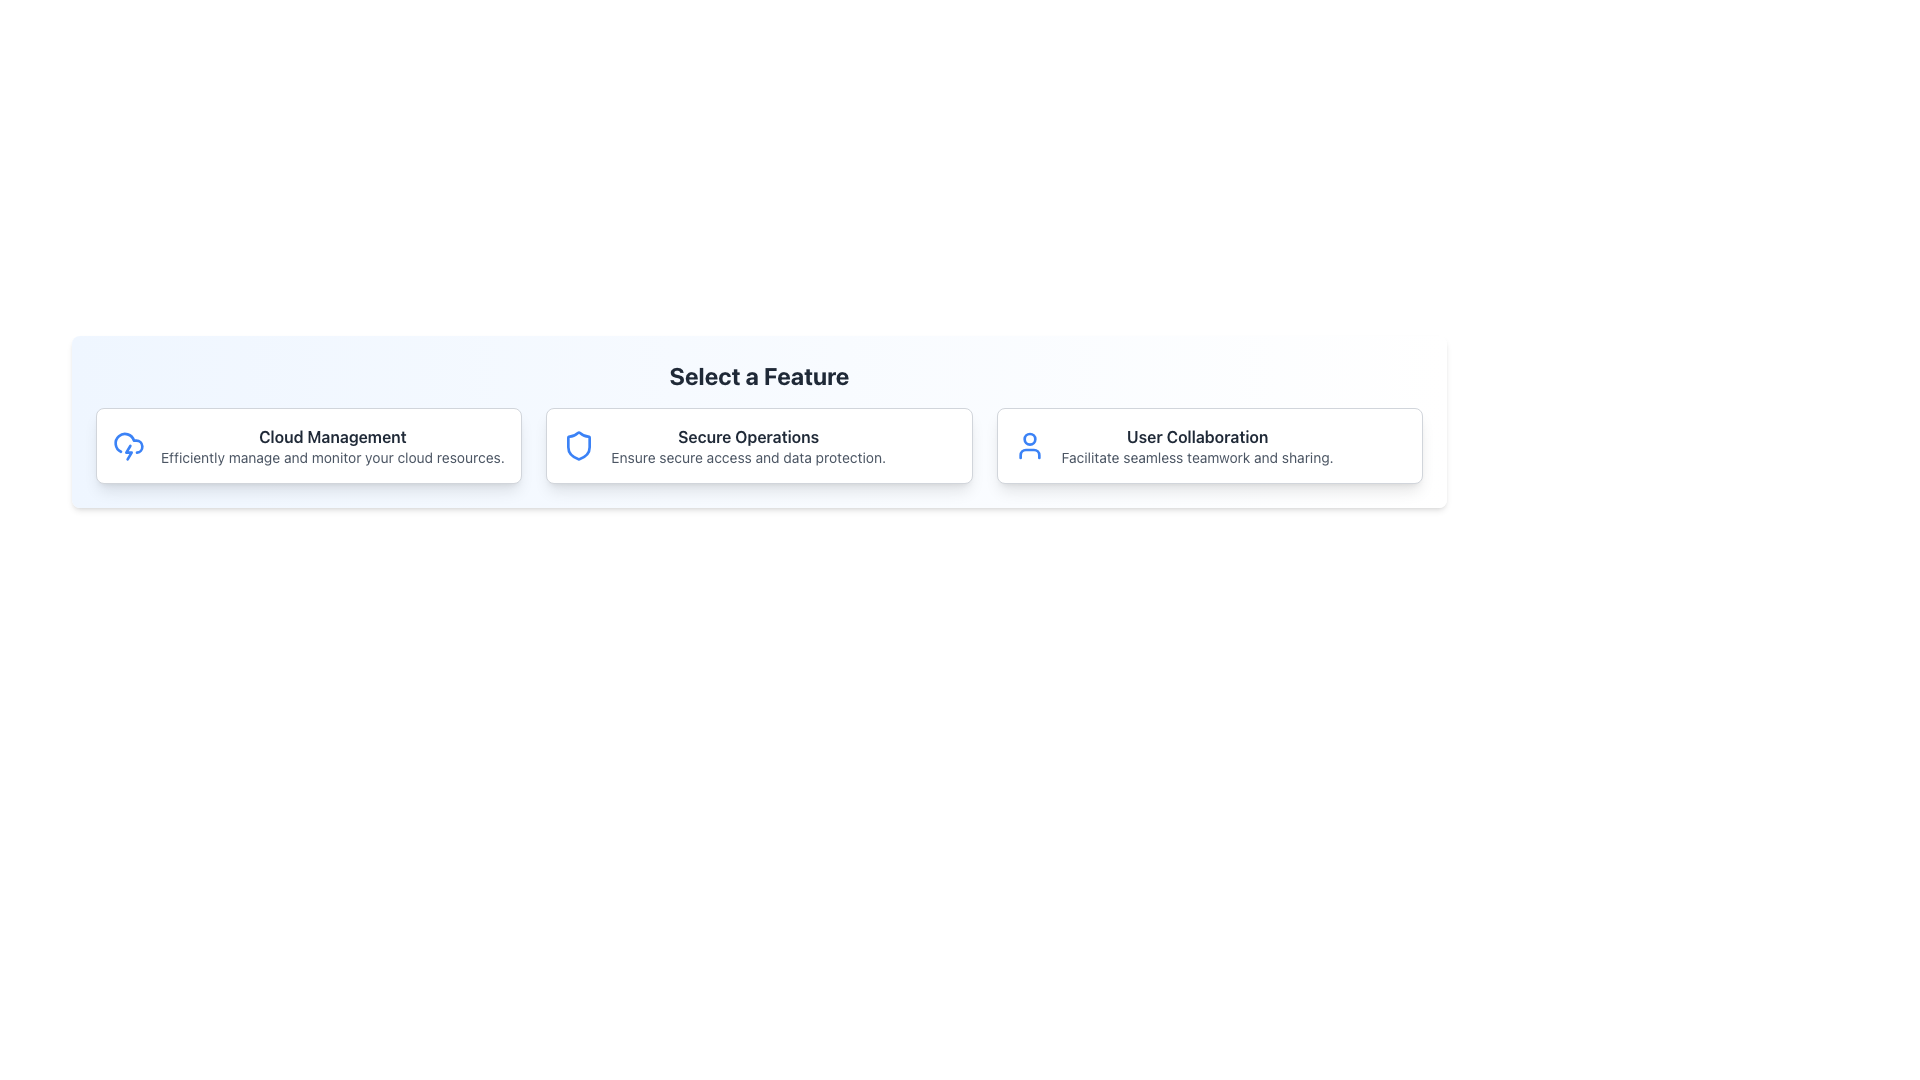 The image size is (1920, 1080). What do you see at coordinates (128, 443) in the screenshot?
I see `the 'Cloud Management' icon located in the top-left region of its feature card` at bounding box center [128, 443].